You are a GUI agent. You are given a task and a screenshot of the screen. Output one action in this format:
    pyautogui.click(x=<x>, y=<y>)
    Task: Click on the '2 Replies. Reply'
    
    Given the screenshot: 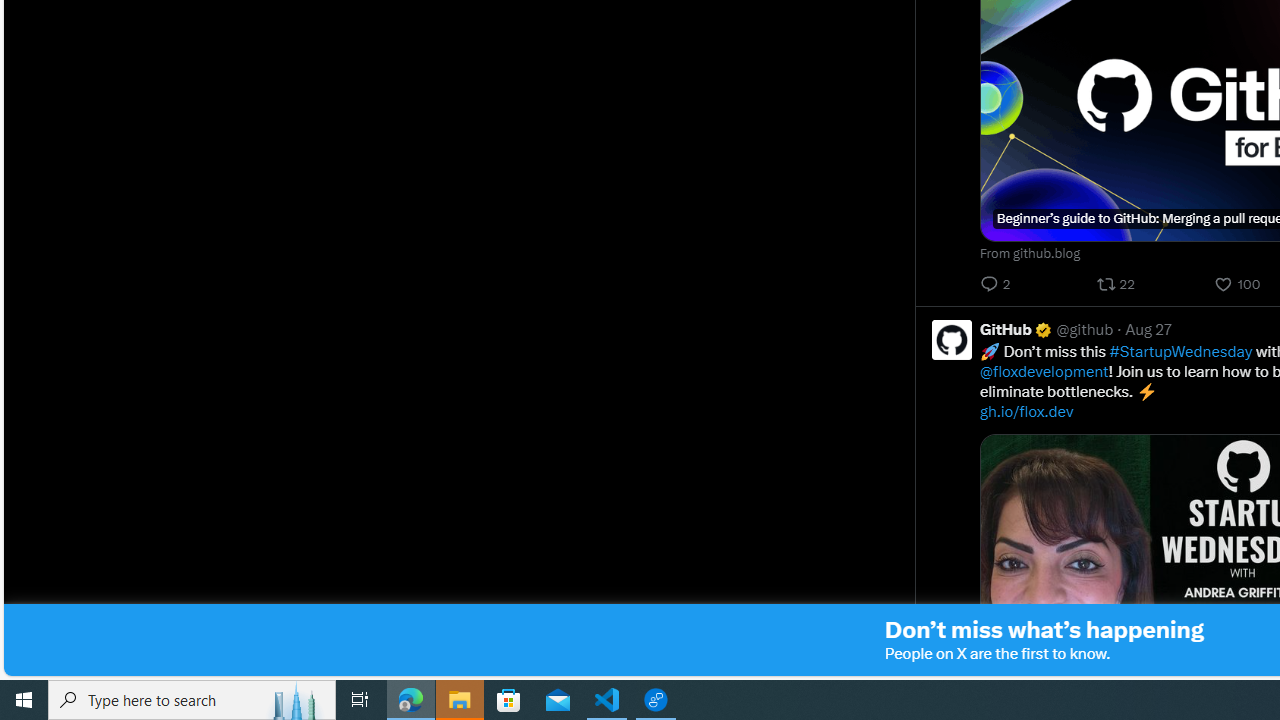 What is the action you would take?
    pyautogui.click(x=997, y=284)
    